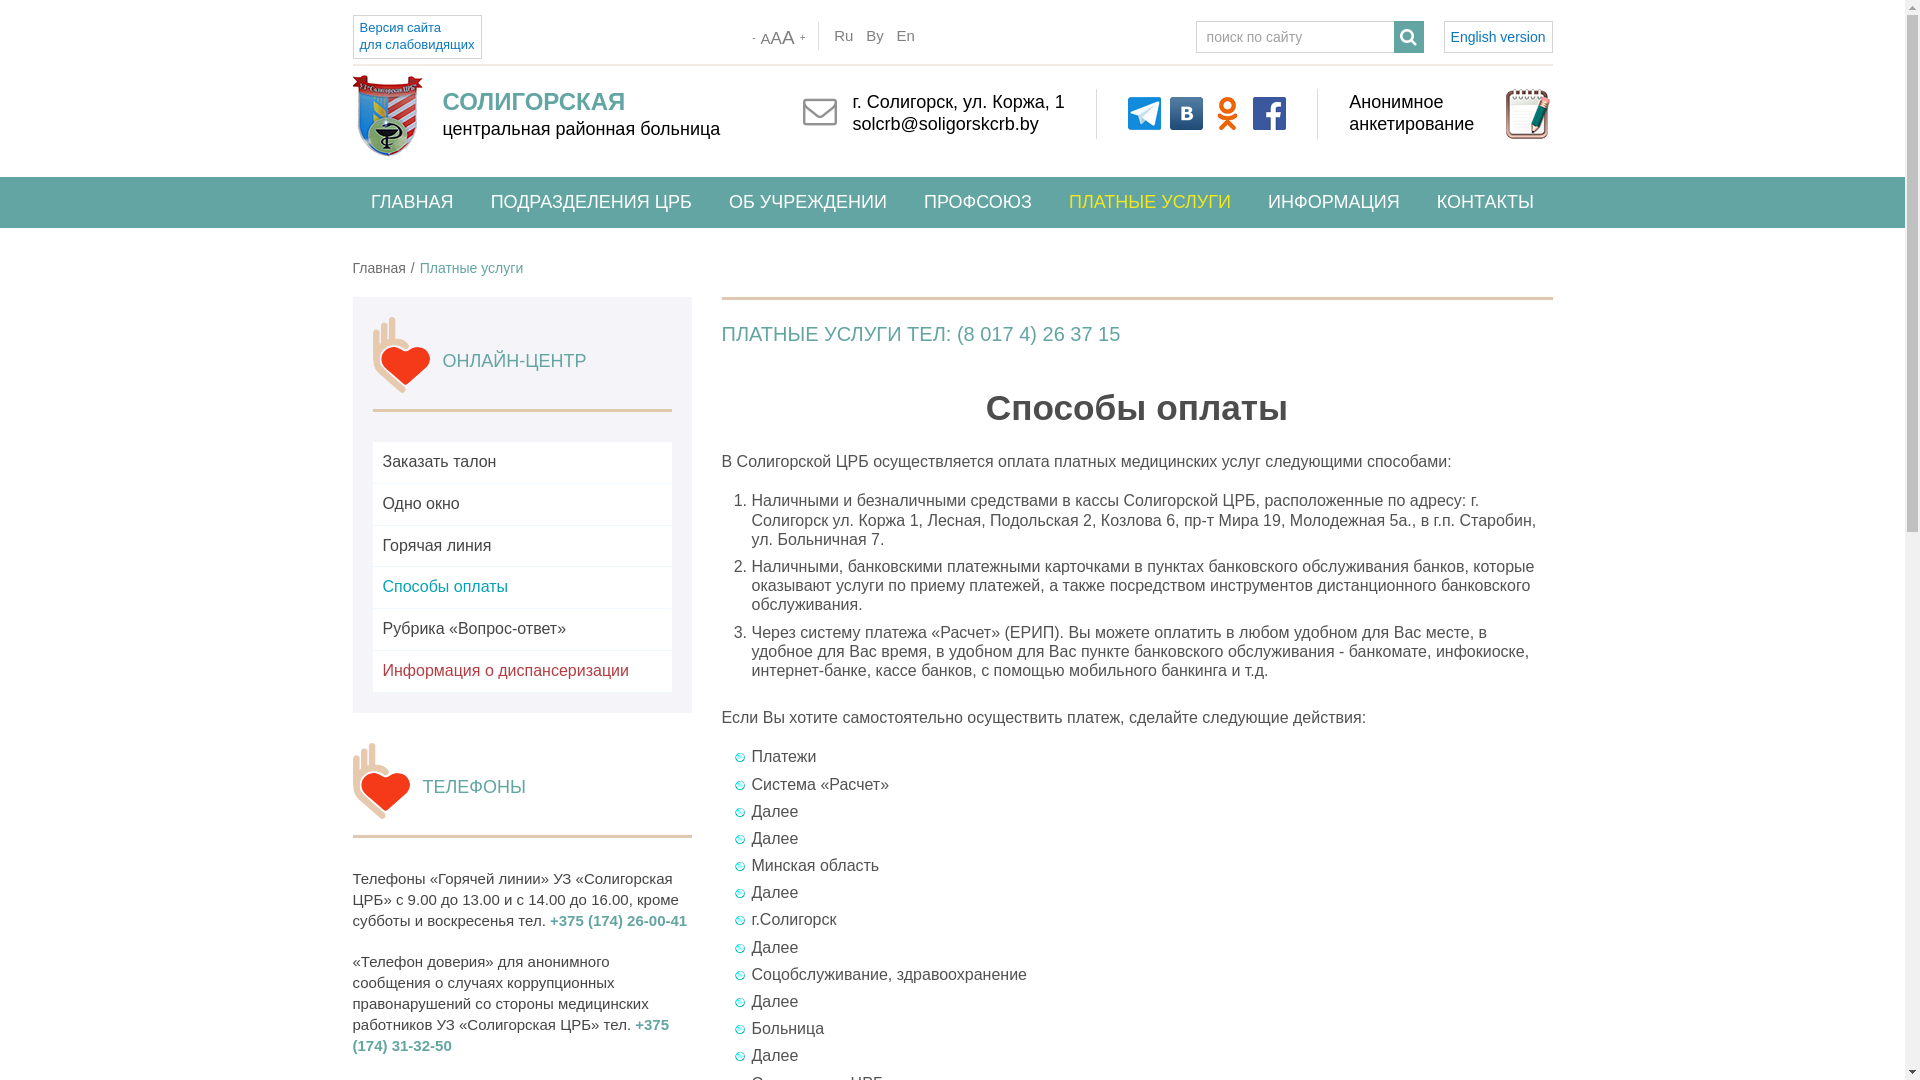  I want to click on '+', so click(802, 37).